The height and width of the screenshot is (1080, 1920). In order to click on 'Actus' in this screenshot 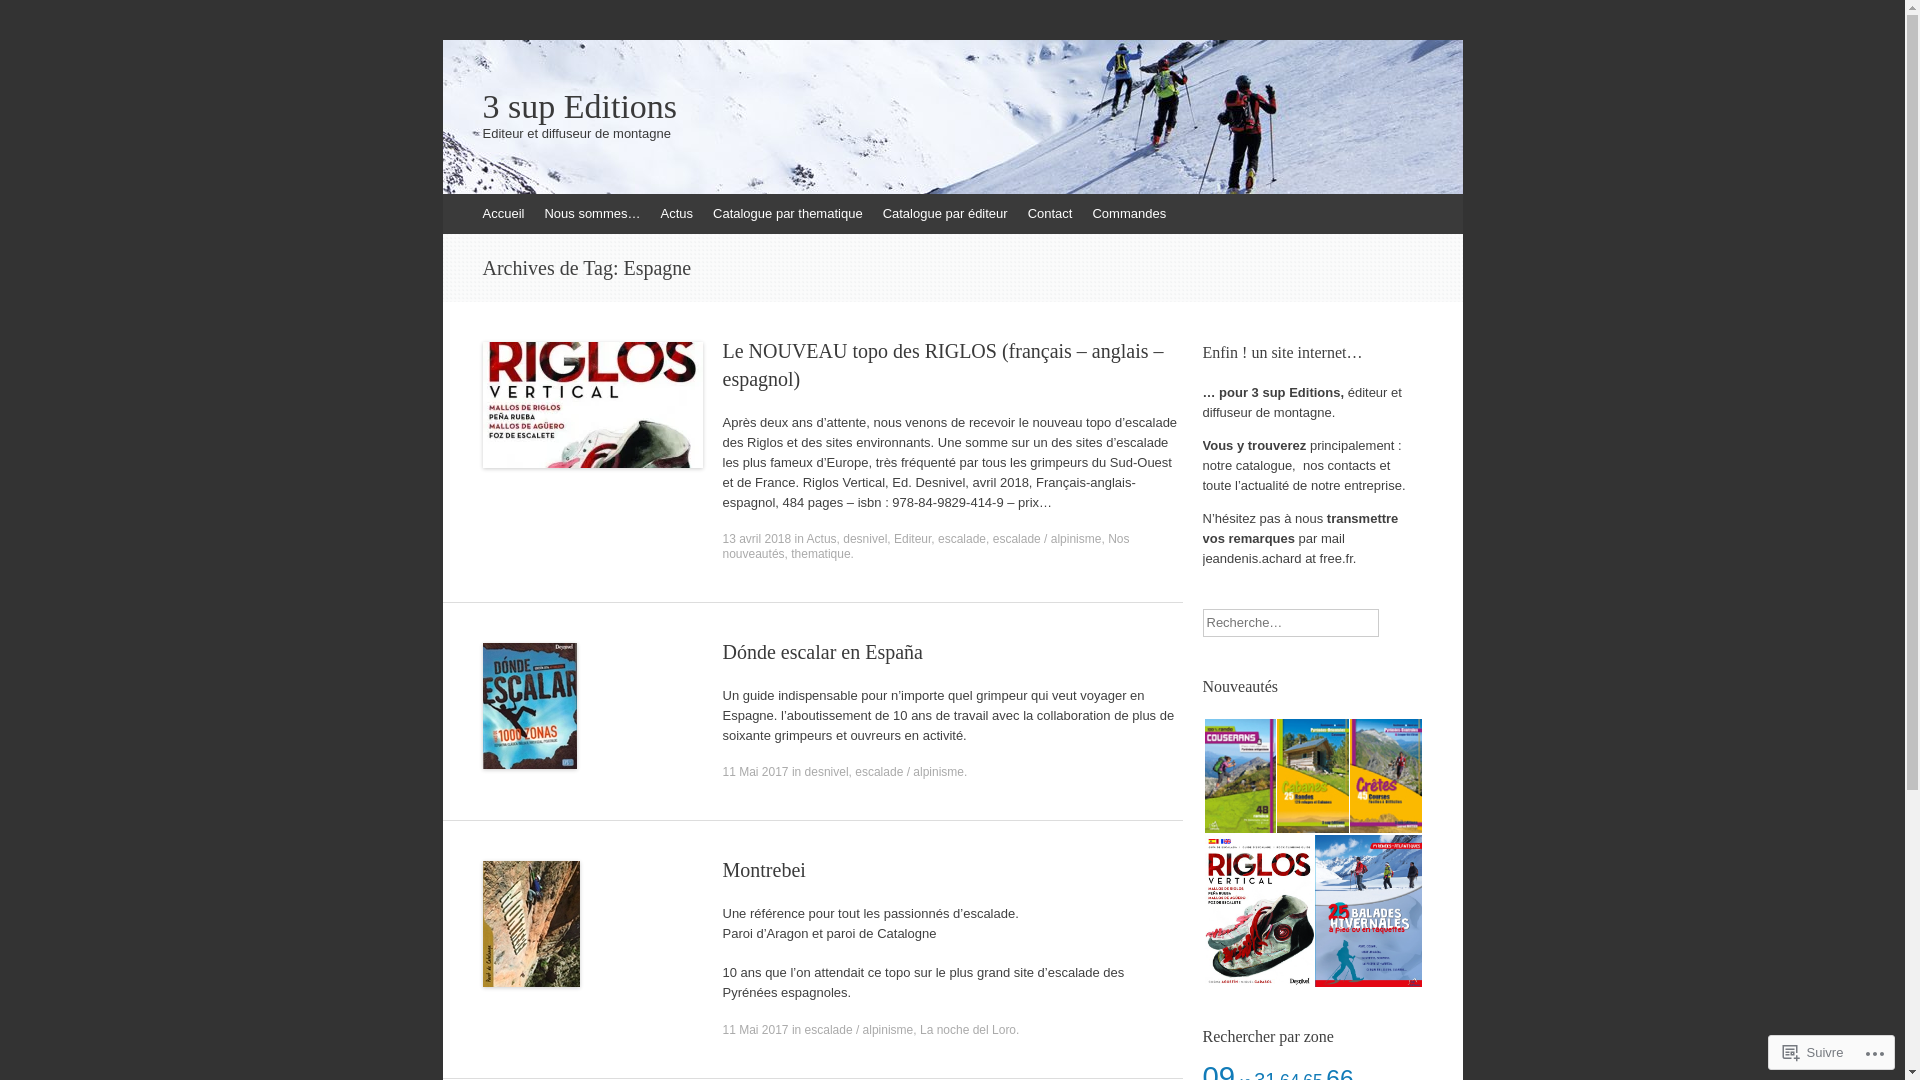, I will do `click(821, 538)`.